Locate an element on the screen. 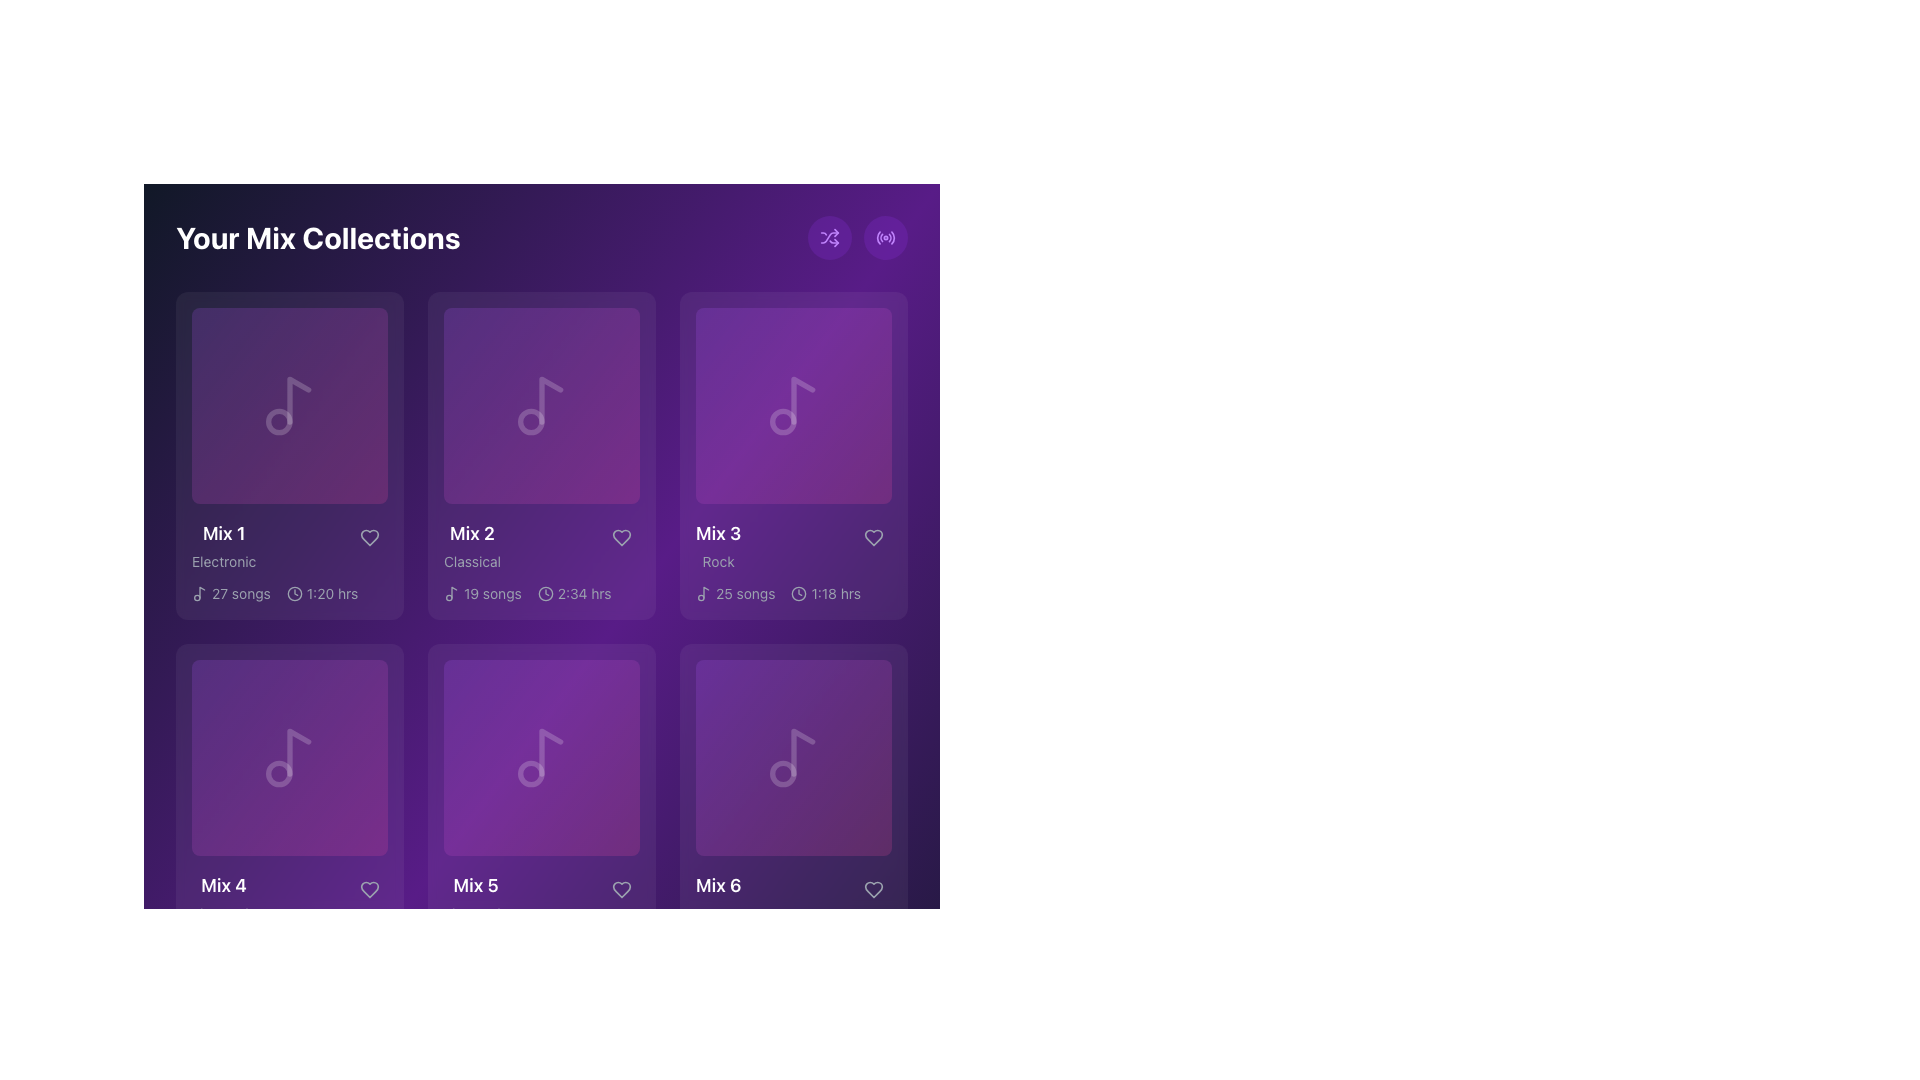  the heart icon button located at the middle-right edge of the first card labeled 'Mix 1' is located at coordinates (369, 536).